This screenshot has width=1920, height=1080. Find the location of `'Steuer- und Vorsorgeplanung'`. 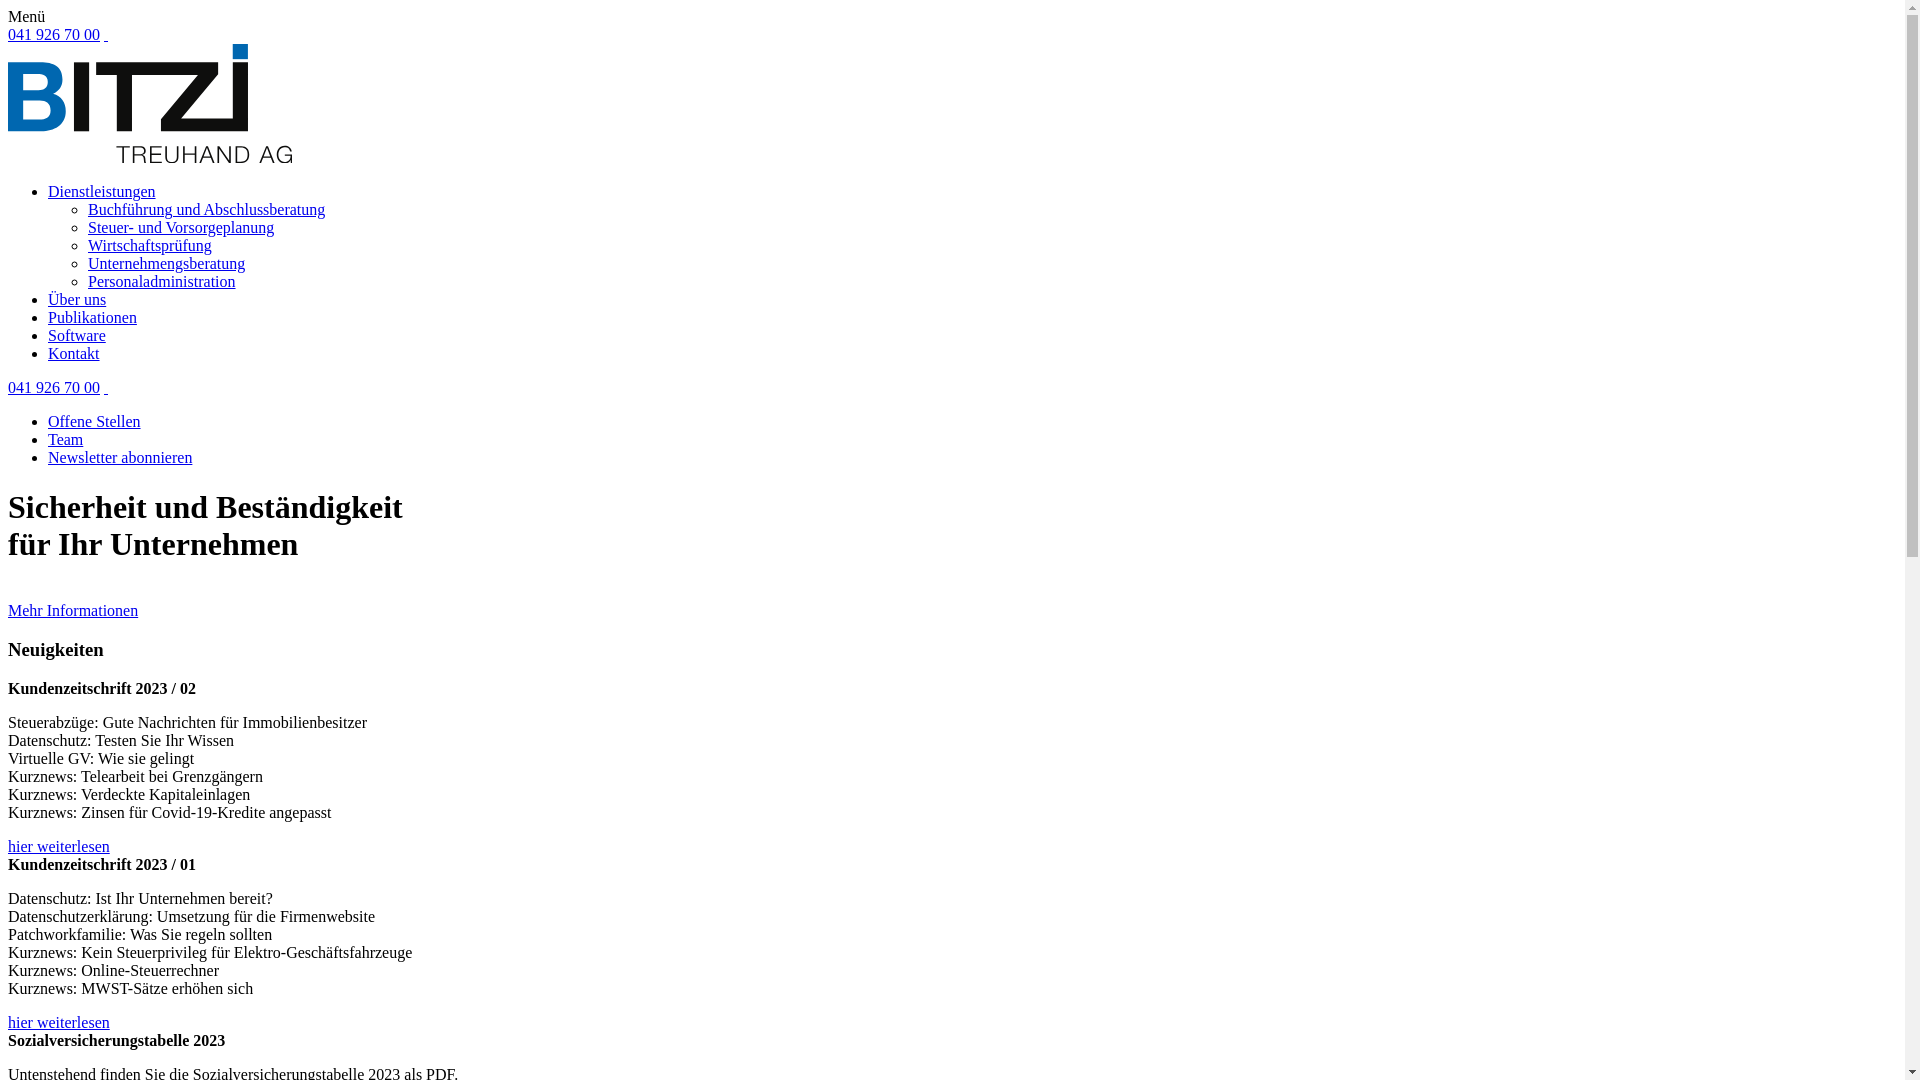

'Steuer- und Vorsorgeplanung' is located at coordinates (181, 226).